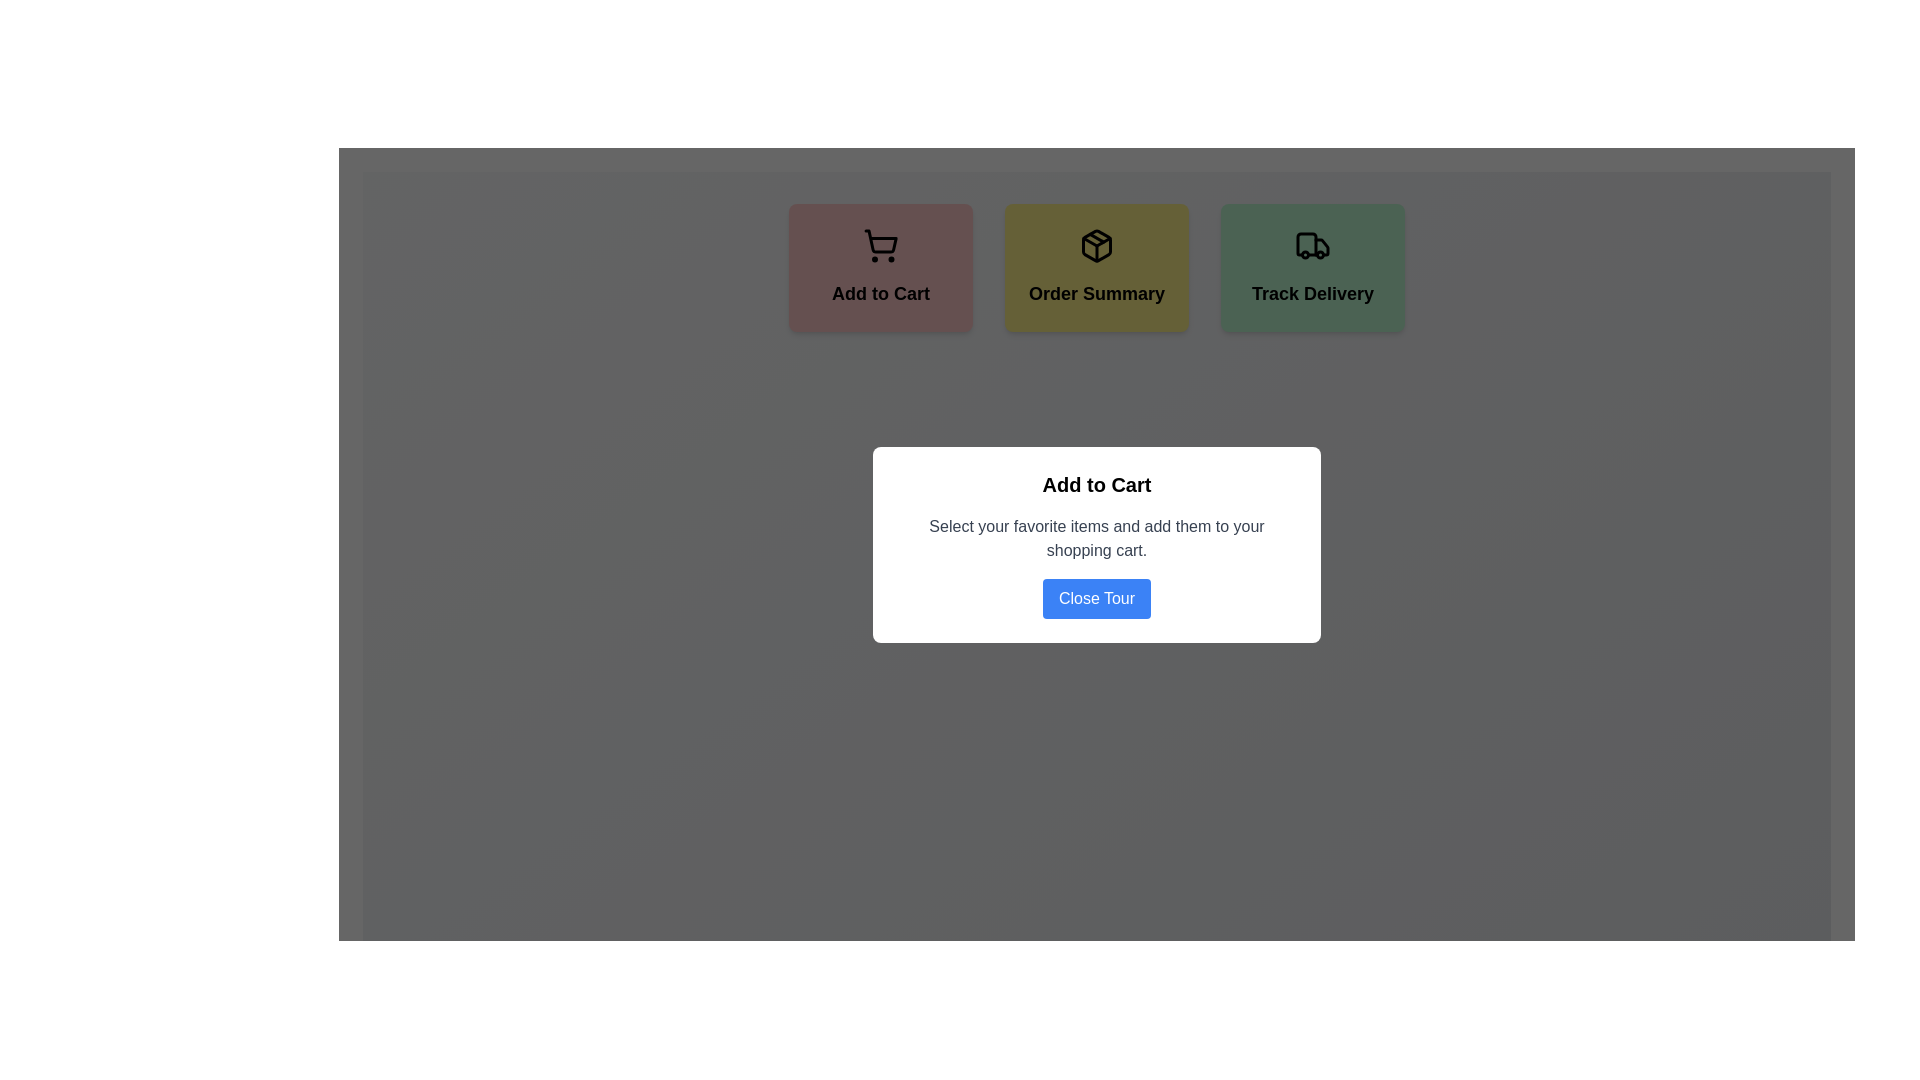 The height and width of the screenshot is (1080, 1920). Describe the element at coordinates (1313, 293) in the screenshot. I see `the 'Track Delivery' text label, which is styled prominently with bold, large black text against a green background, indicating an interactive section` at that location.